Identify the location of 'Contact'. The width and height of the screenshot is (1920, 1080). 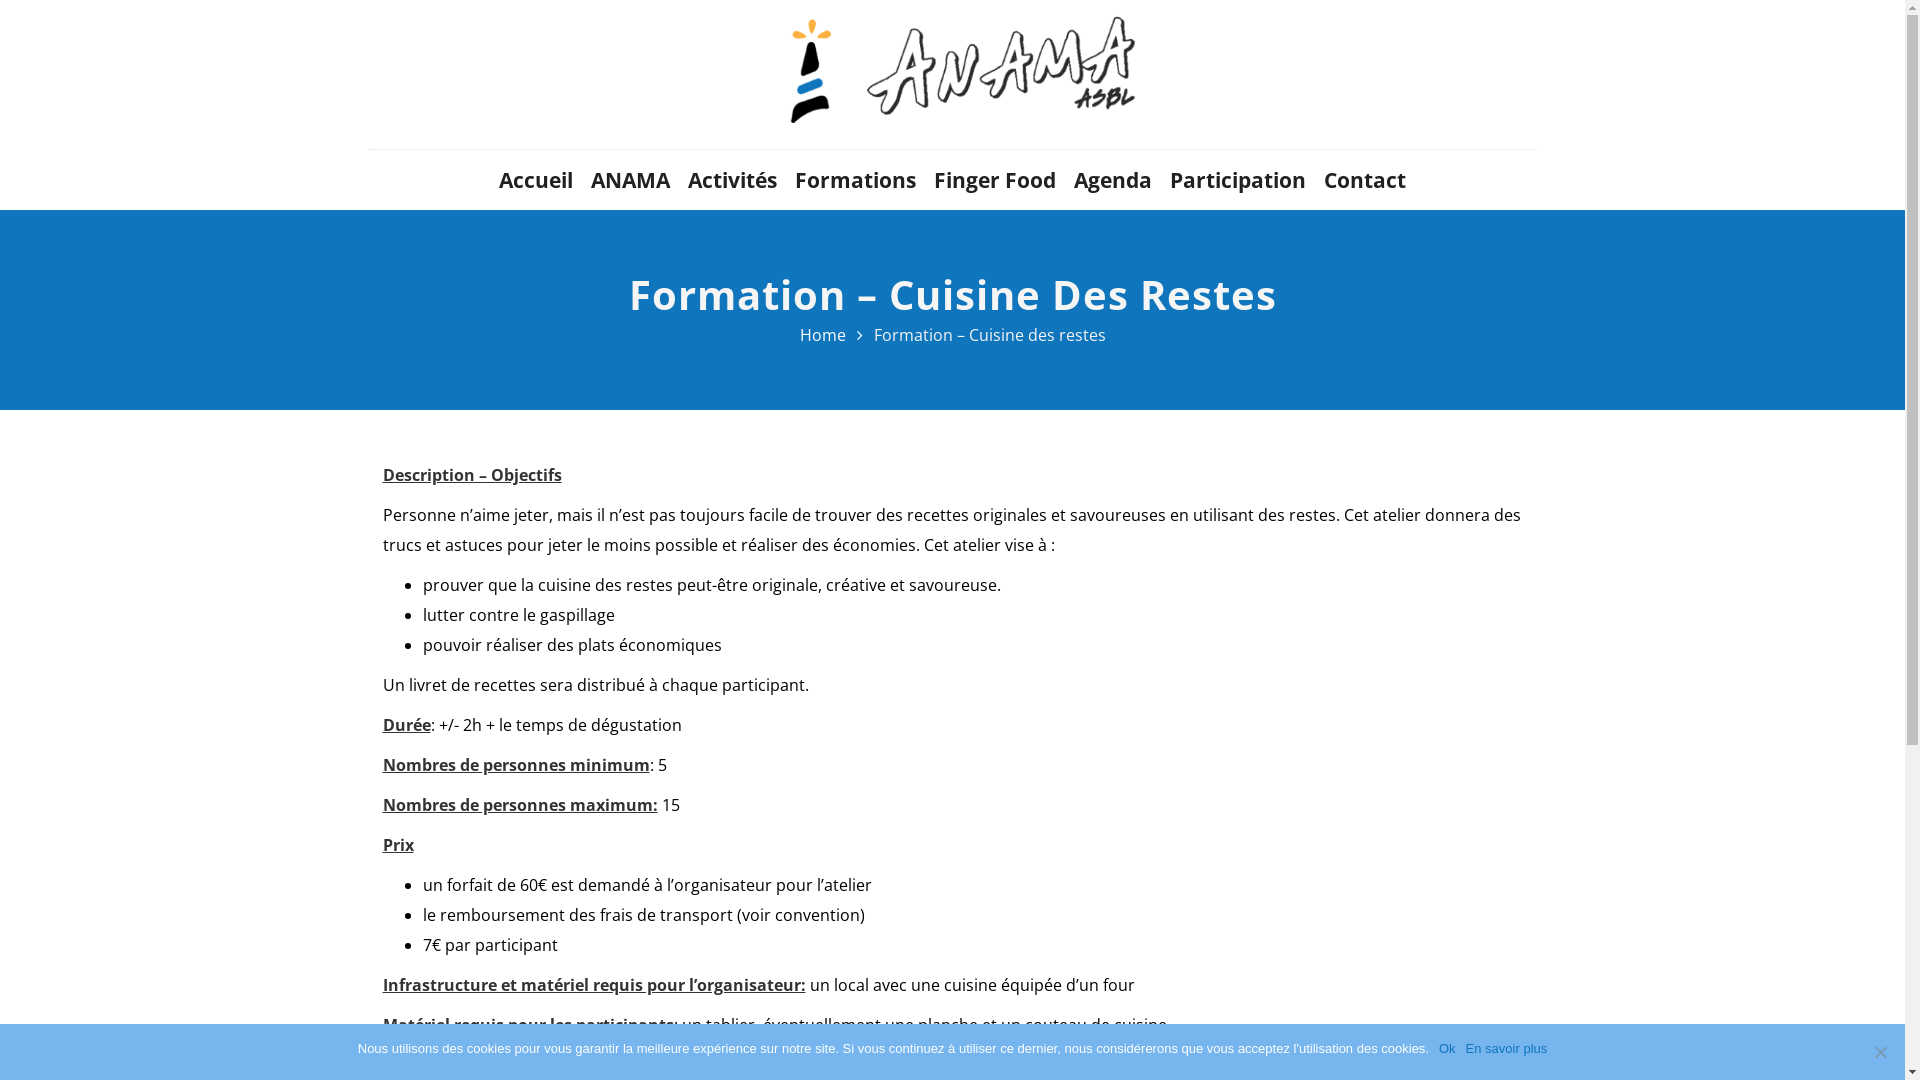
(1363, 180).